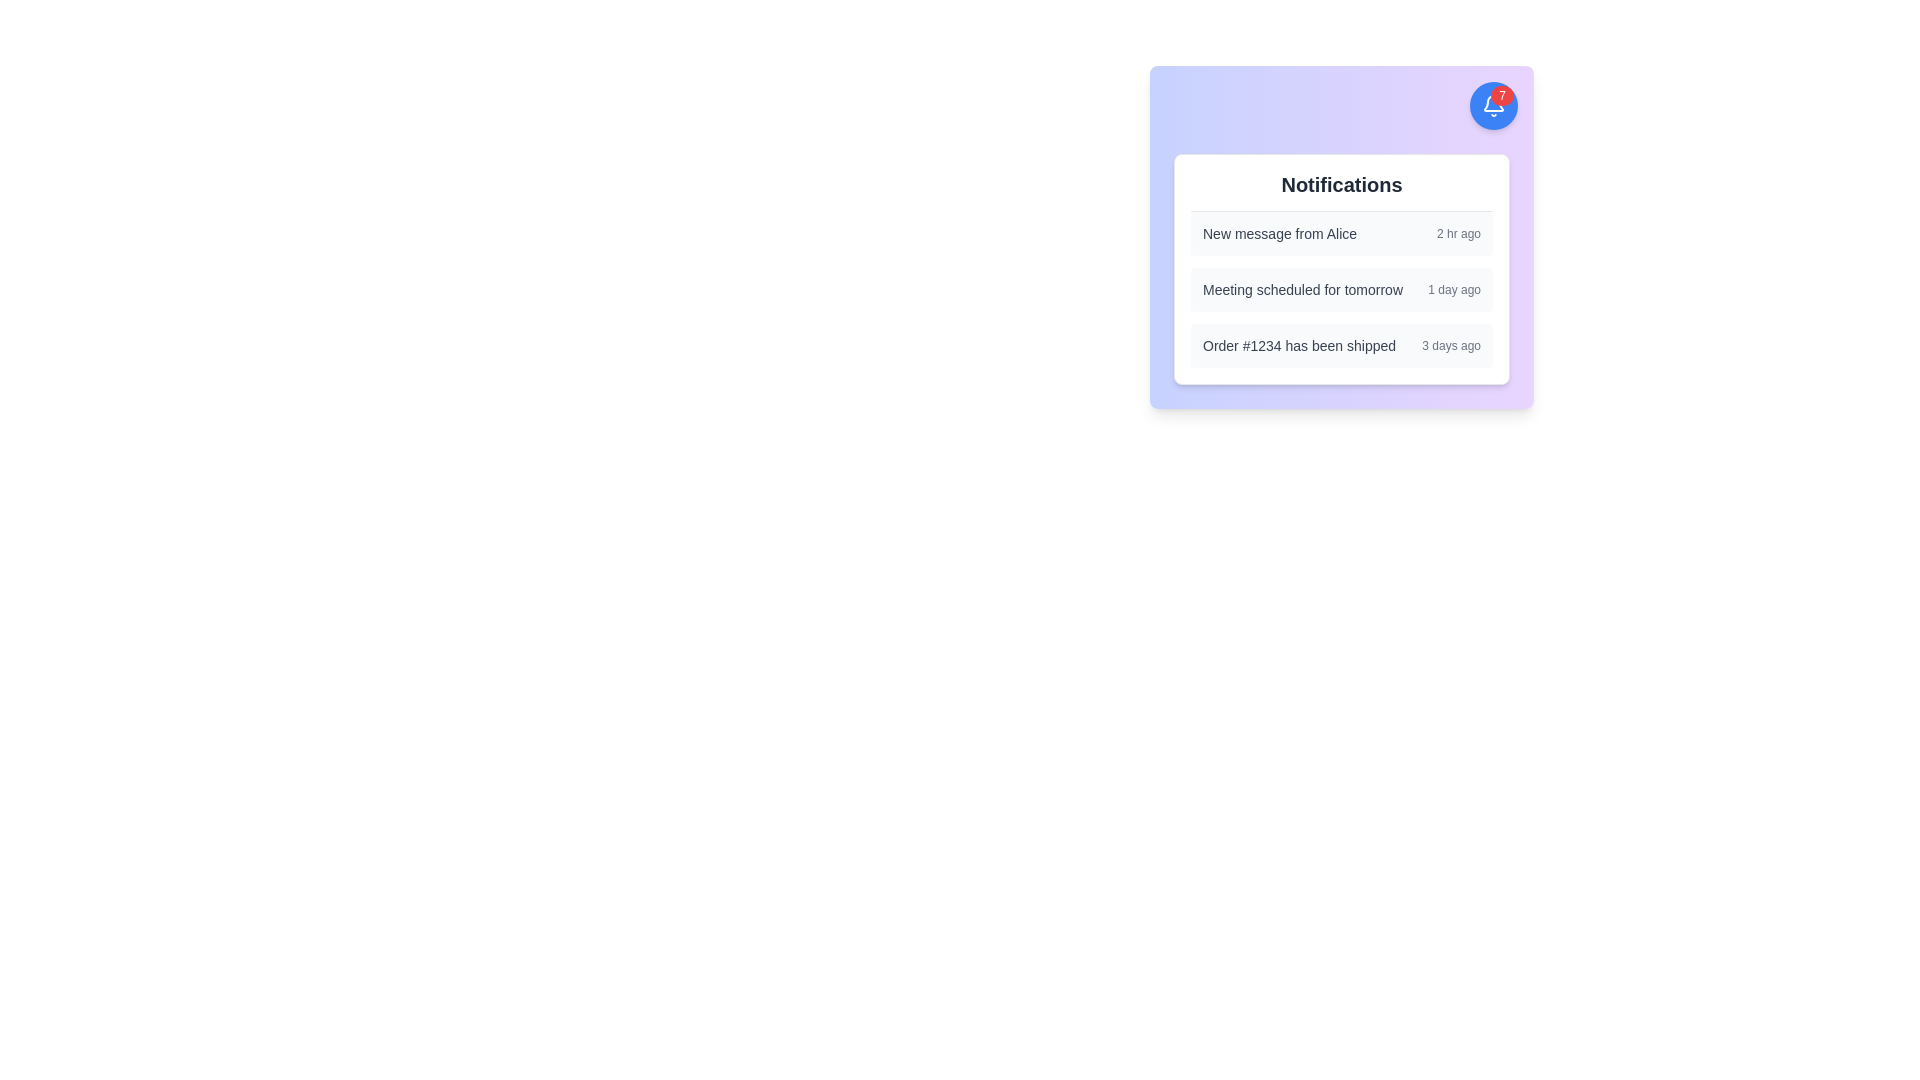 The height and width of the screenshot is (1080, 1920). I want to click on the gray text label displaying '3 days ago', located in the 'Order #1234 has been shipped' notification box, so click(1451, 345).